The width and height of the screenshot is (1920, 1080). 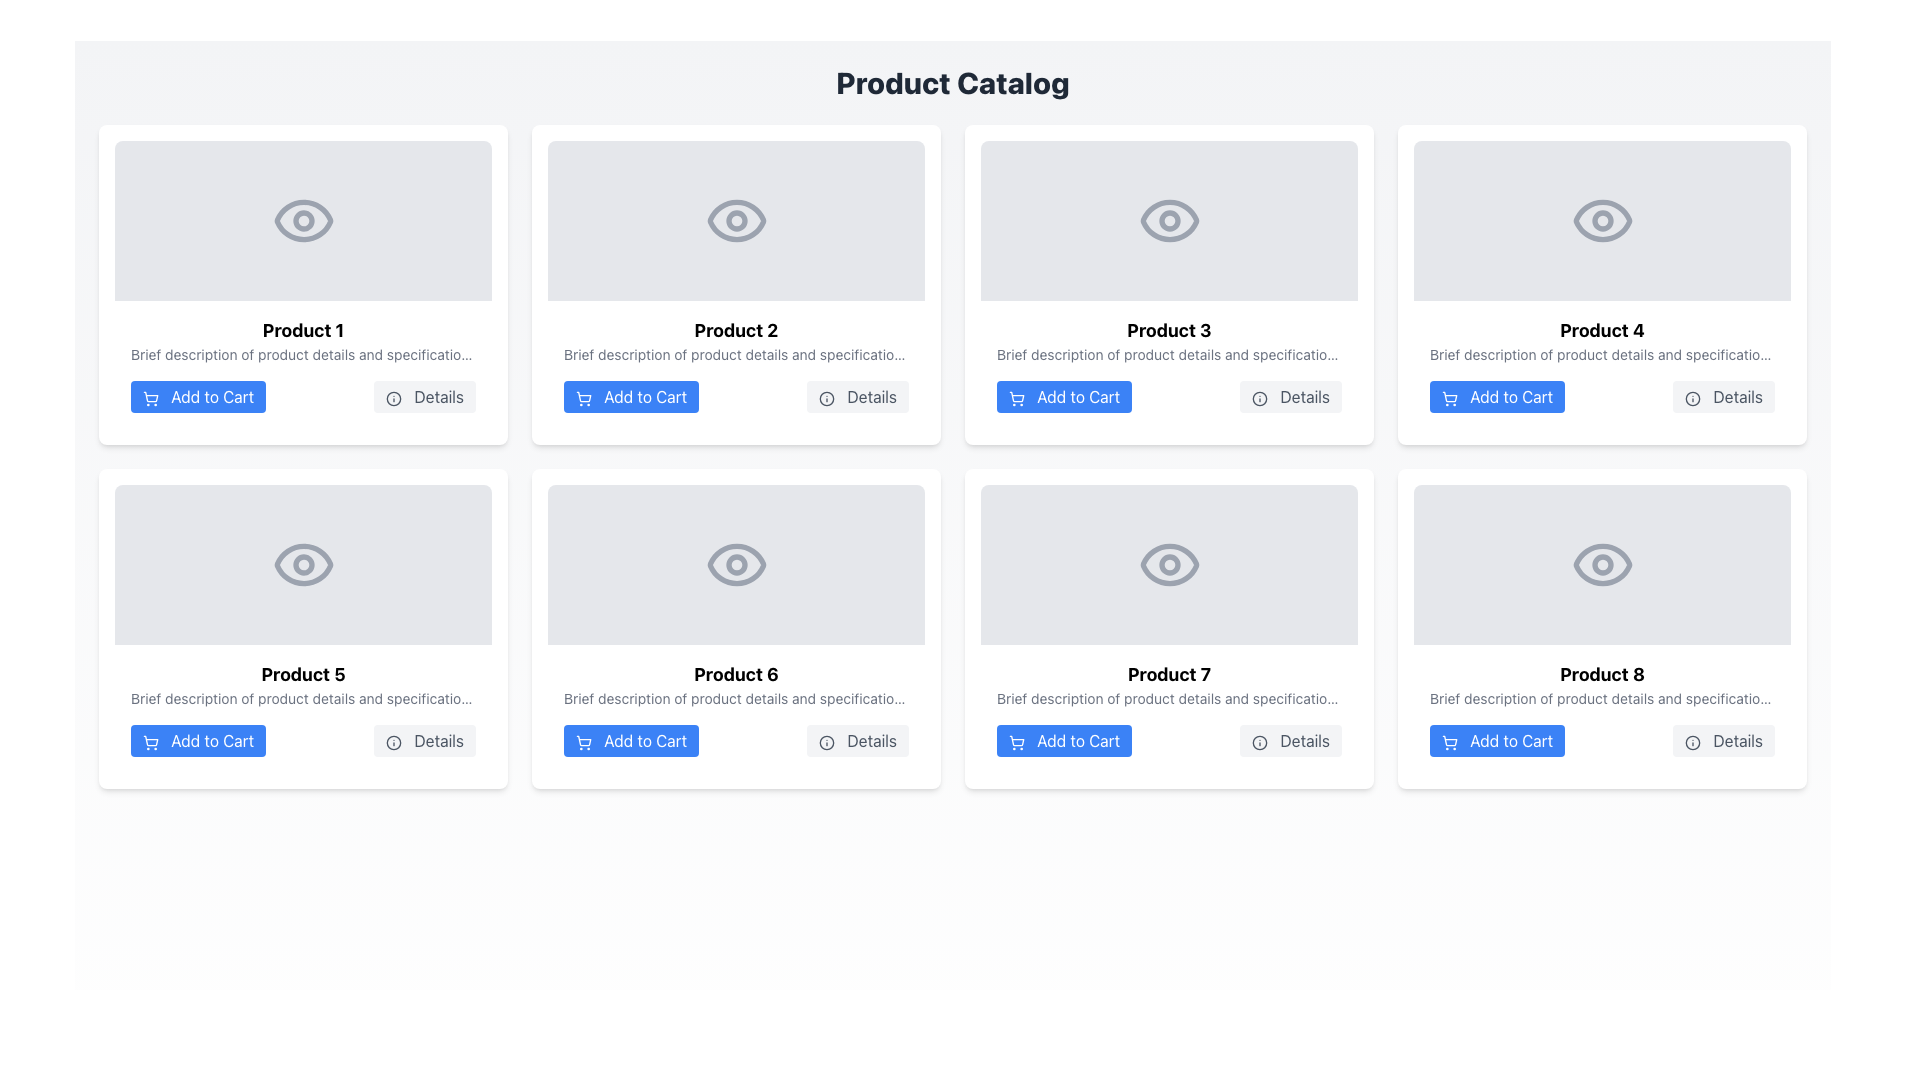 What do you see at coordinates (1692, 398) in the screenshot?
I see `the 'Details' button associated with Product 4, which is visually enhanced by the SVG Circle located at the top-right of the product grid` at bounding box center [1692, 398].